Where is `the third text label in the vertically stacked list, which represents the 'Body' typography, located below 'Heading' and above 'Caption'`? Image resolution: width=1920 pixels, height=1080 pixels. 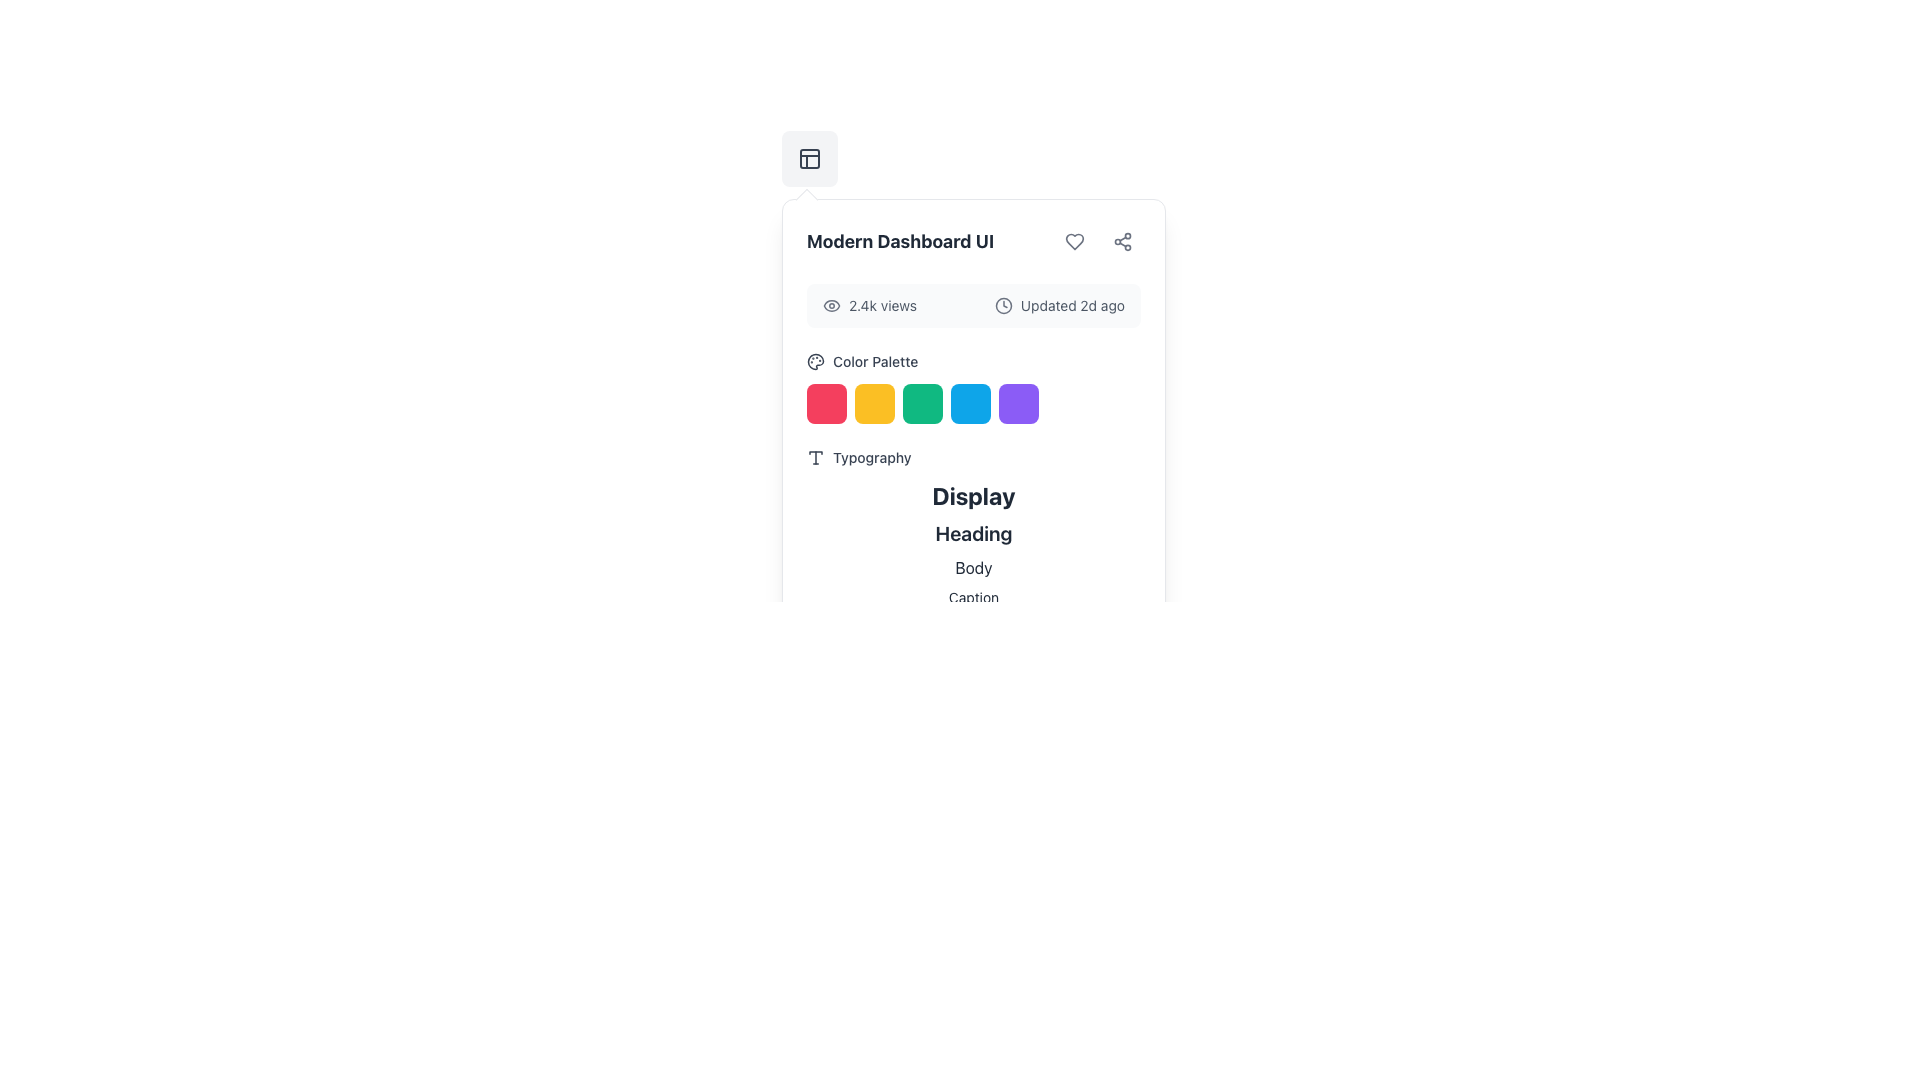 the third text label in the vertically stacked list, which represents the 'Body' typography, located below 'Heading' and above 'Caption' is located at coordinates (974, 567).